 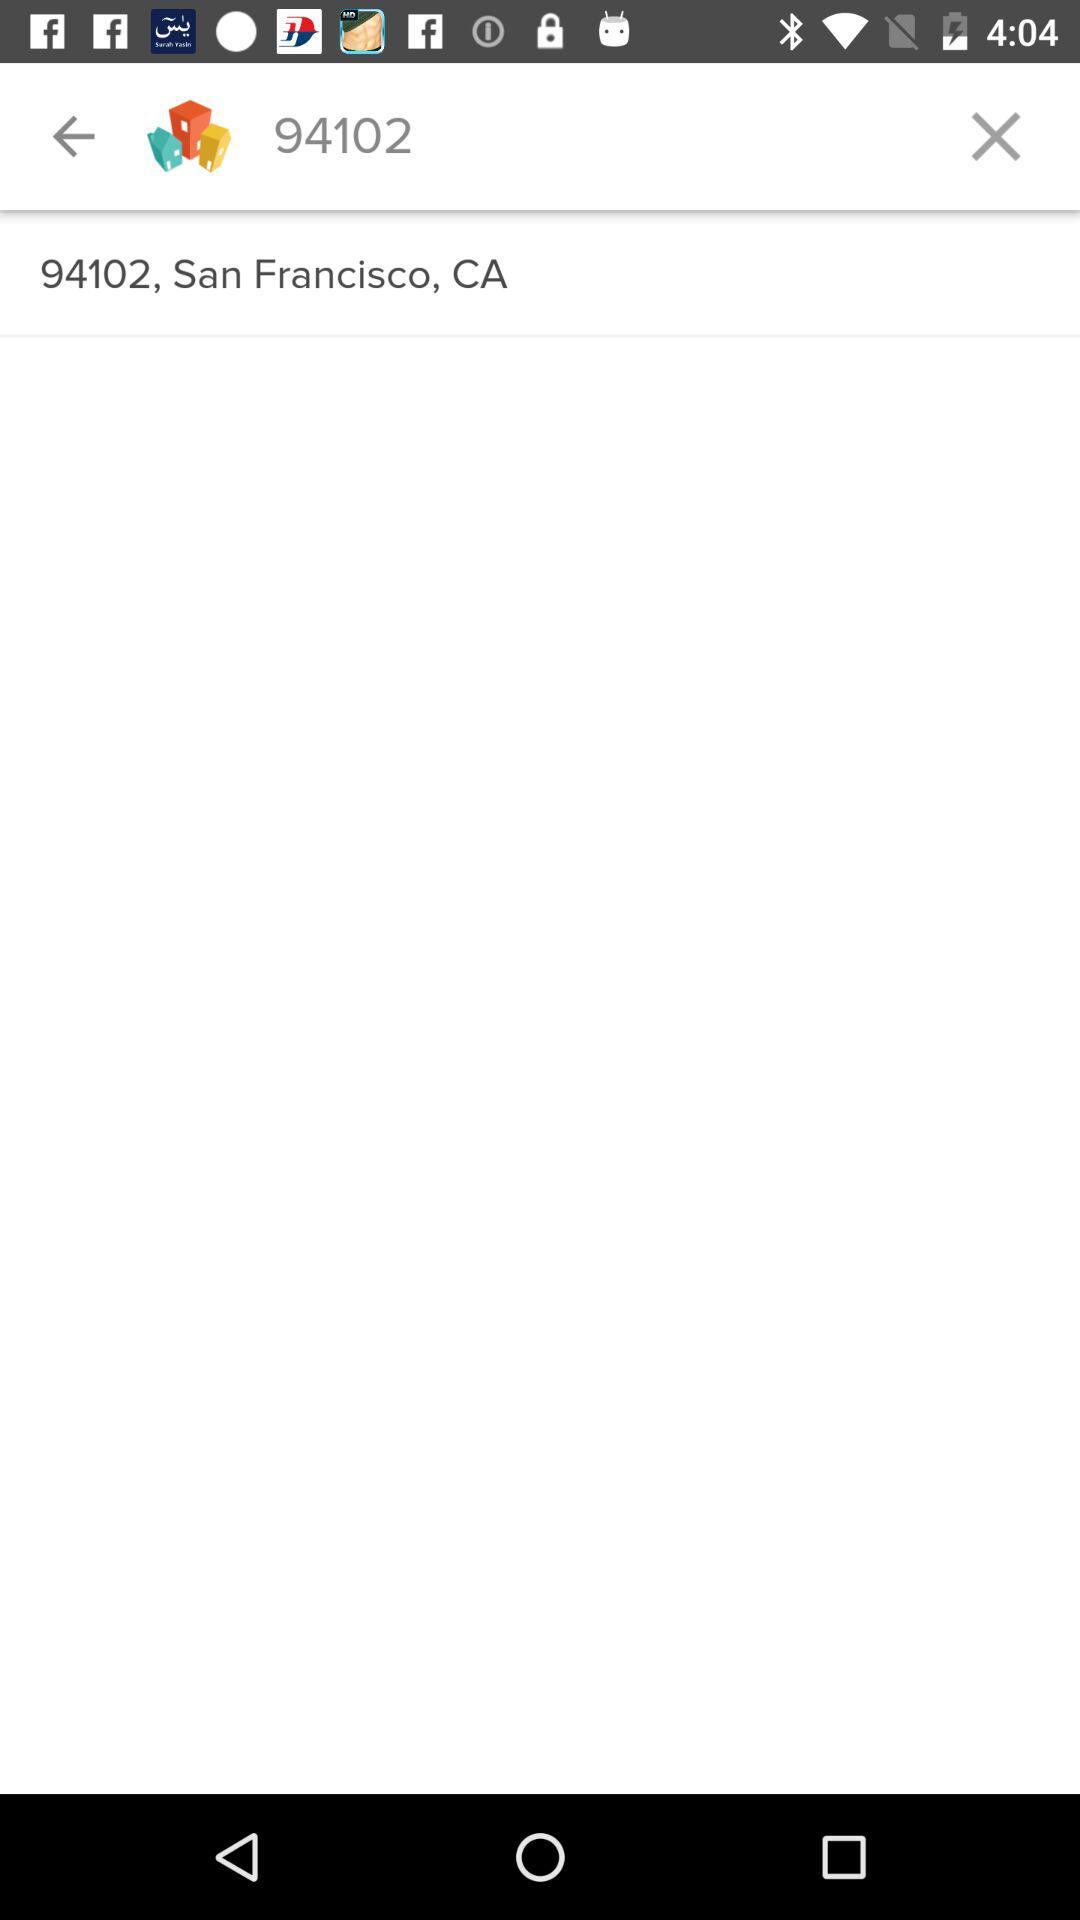 I want to click on the icon at the top right corner, so click(x=995, y=135).